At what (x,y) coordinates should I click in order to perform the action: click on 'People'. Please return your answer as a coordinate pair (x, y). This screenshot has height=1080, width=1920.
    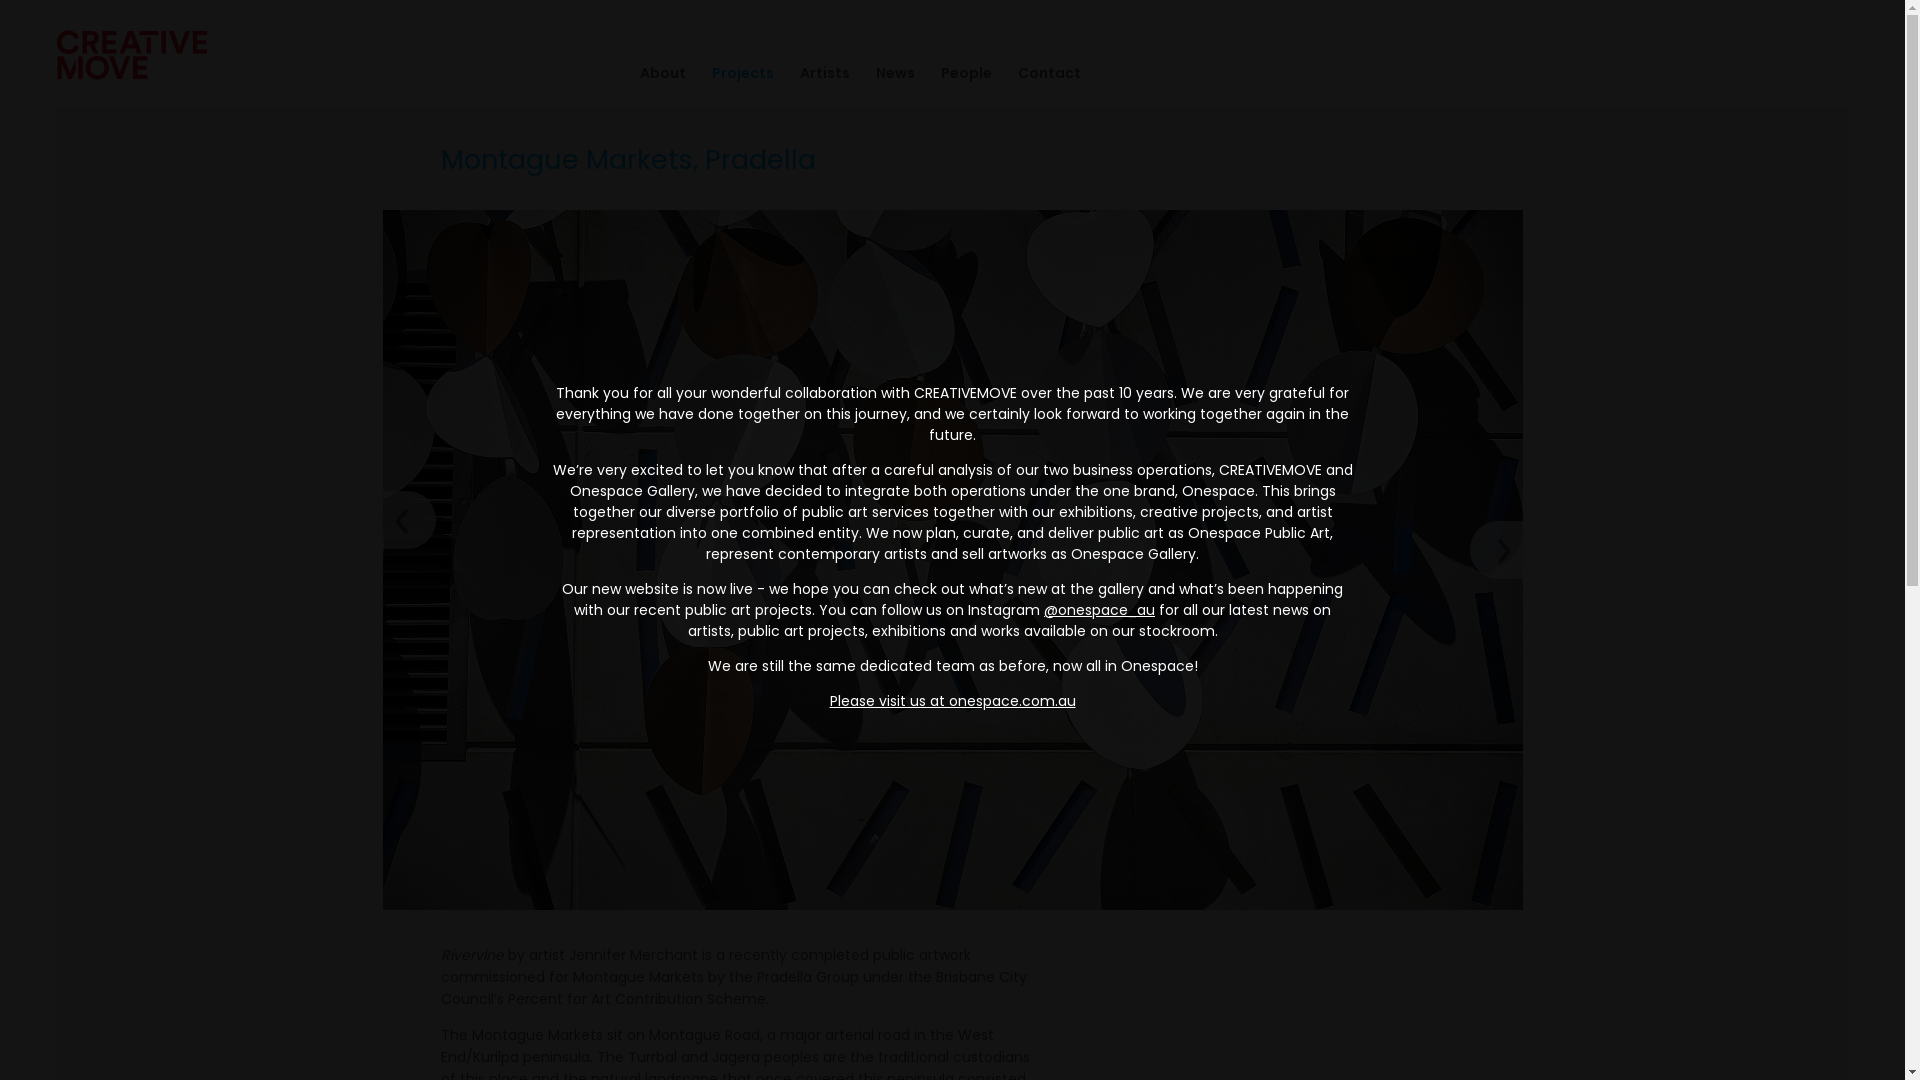
    Looking at the image, I should click on (914, 72).